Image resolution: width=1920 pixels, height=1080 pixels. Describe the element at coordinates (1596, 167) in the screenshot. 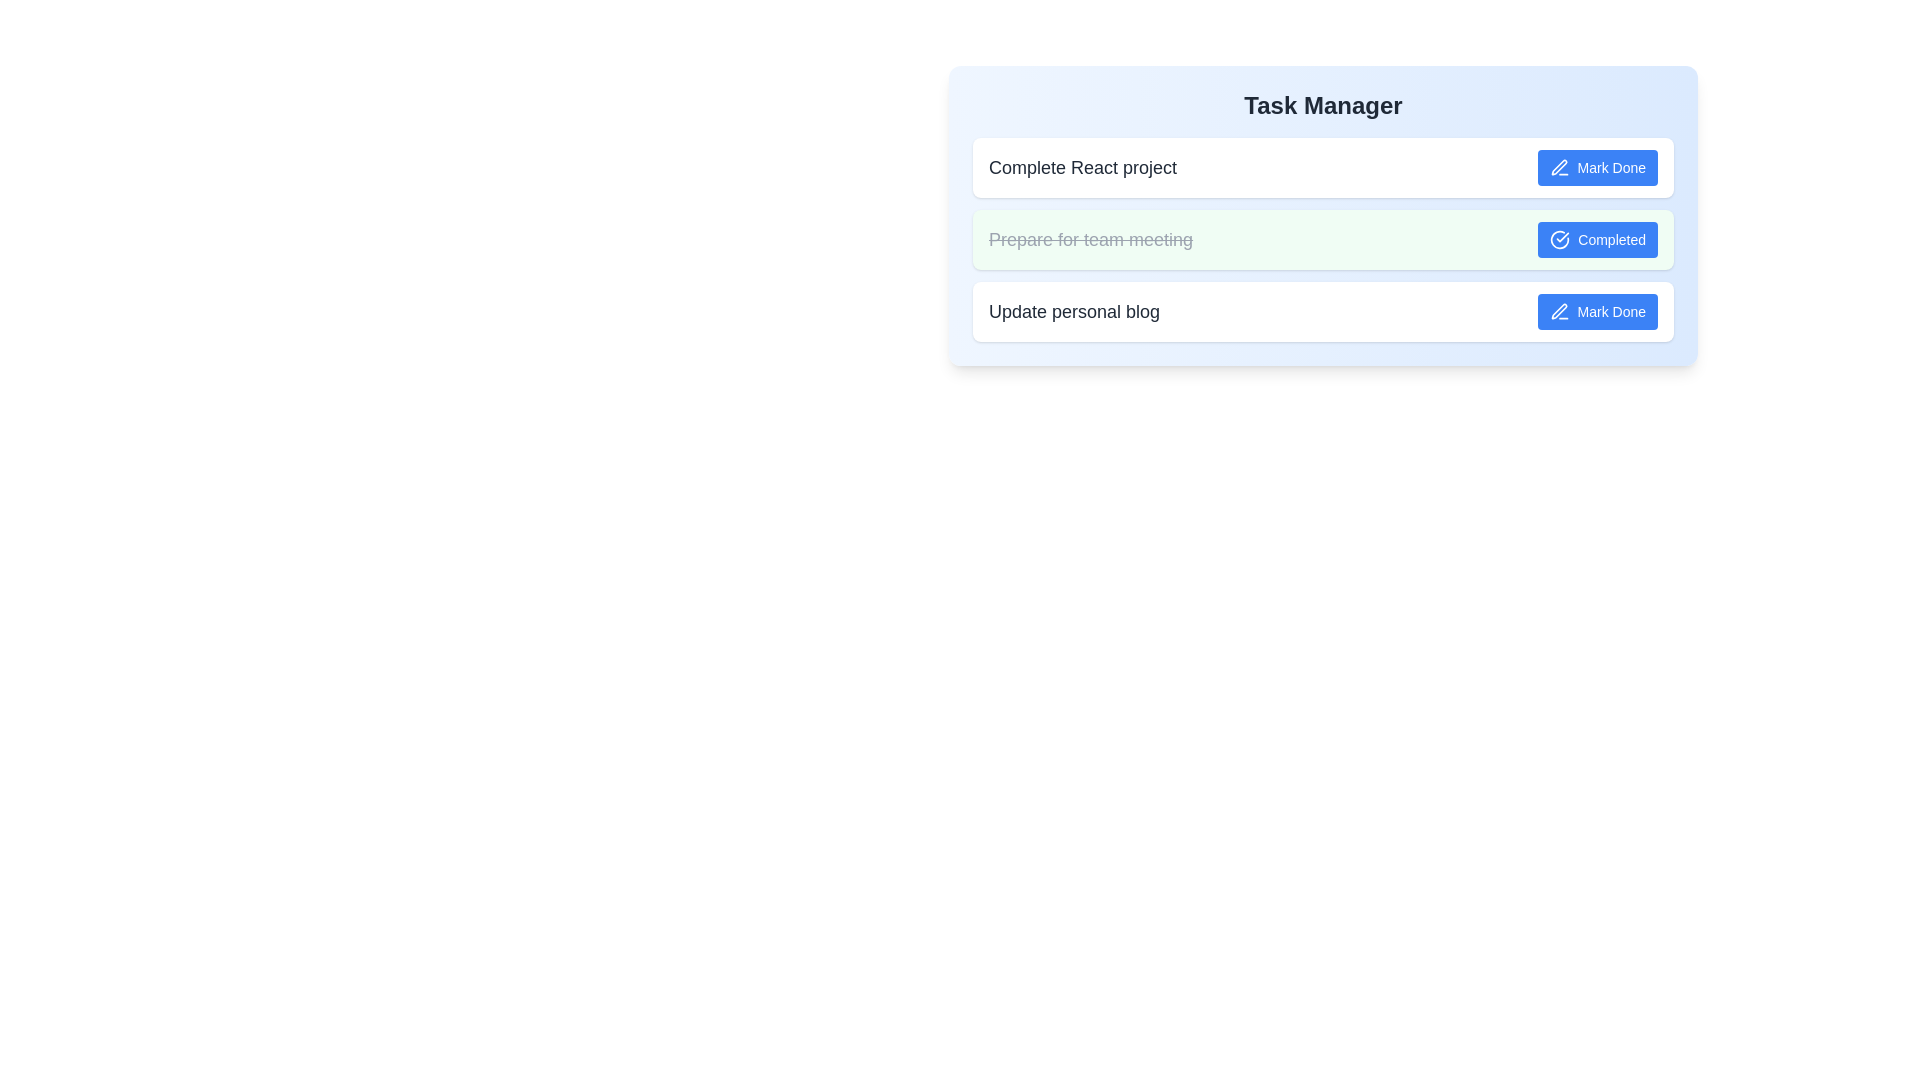

I see `button next to the task labeled 'Complete React project' to toggle its completion status` at that location.